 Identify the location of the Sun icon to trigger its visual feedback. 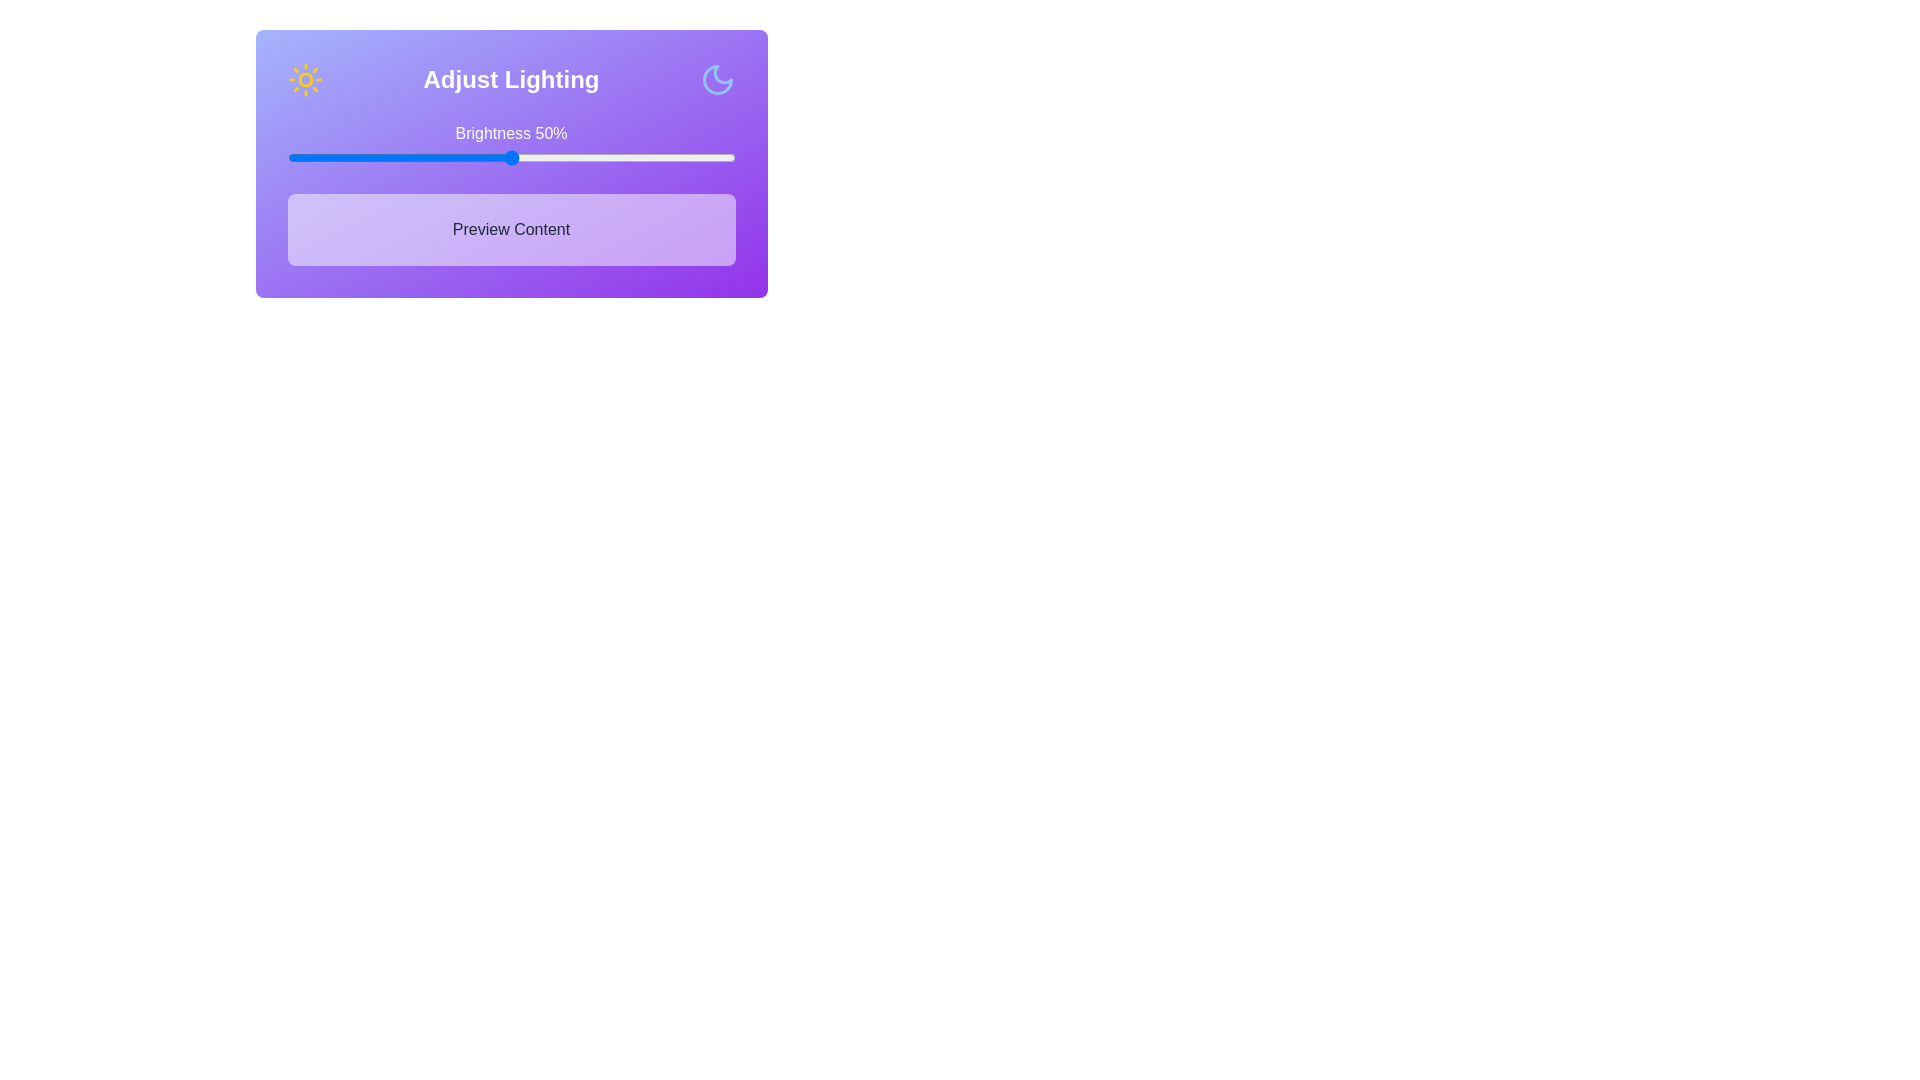
(304, 79).